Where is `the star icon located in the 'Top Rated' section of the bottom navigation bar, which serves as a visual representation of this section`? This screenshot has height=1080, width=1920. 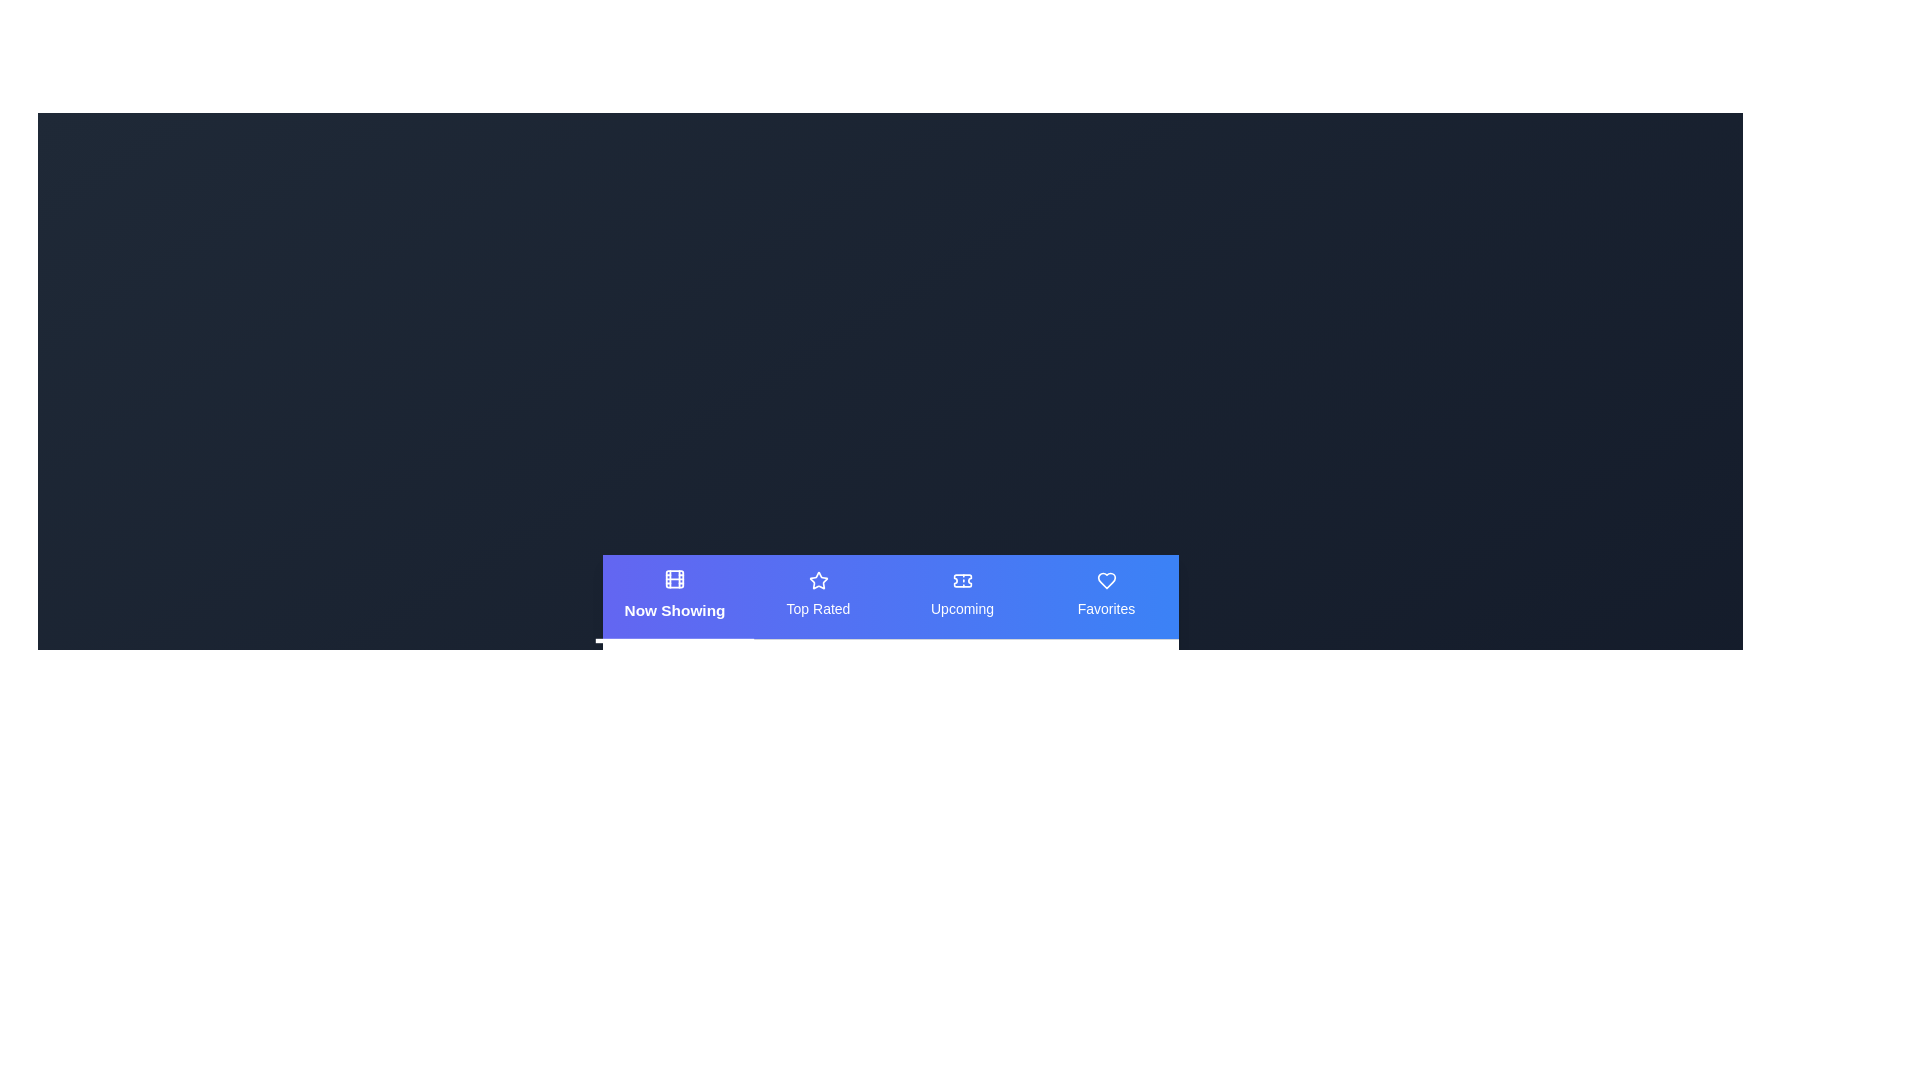 the star icon located in the 'Top Rated' section of the bottom navigation bar, which serves as a visual representation of this section is located at coordinates (818, 580).